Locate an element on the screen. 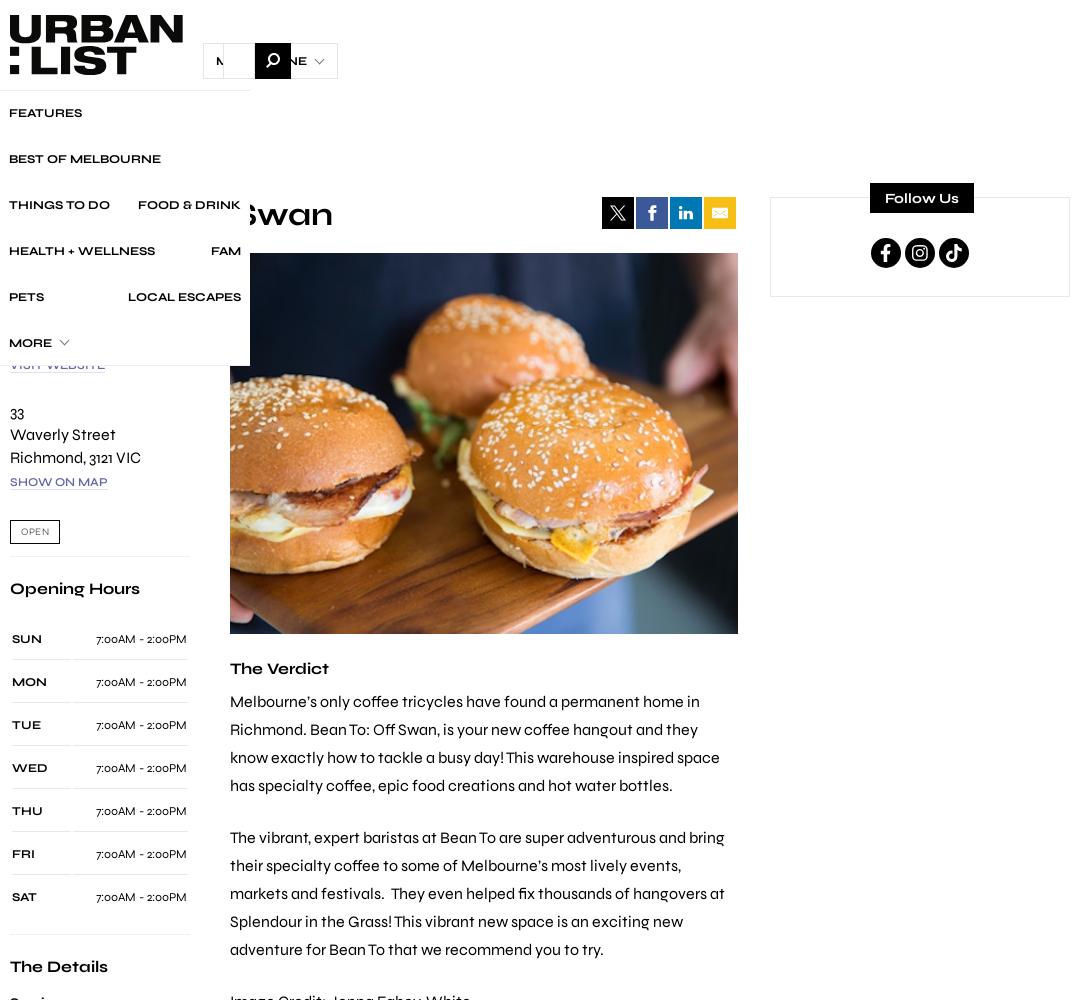  'The Details' is located at coordinates (57, 964).